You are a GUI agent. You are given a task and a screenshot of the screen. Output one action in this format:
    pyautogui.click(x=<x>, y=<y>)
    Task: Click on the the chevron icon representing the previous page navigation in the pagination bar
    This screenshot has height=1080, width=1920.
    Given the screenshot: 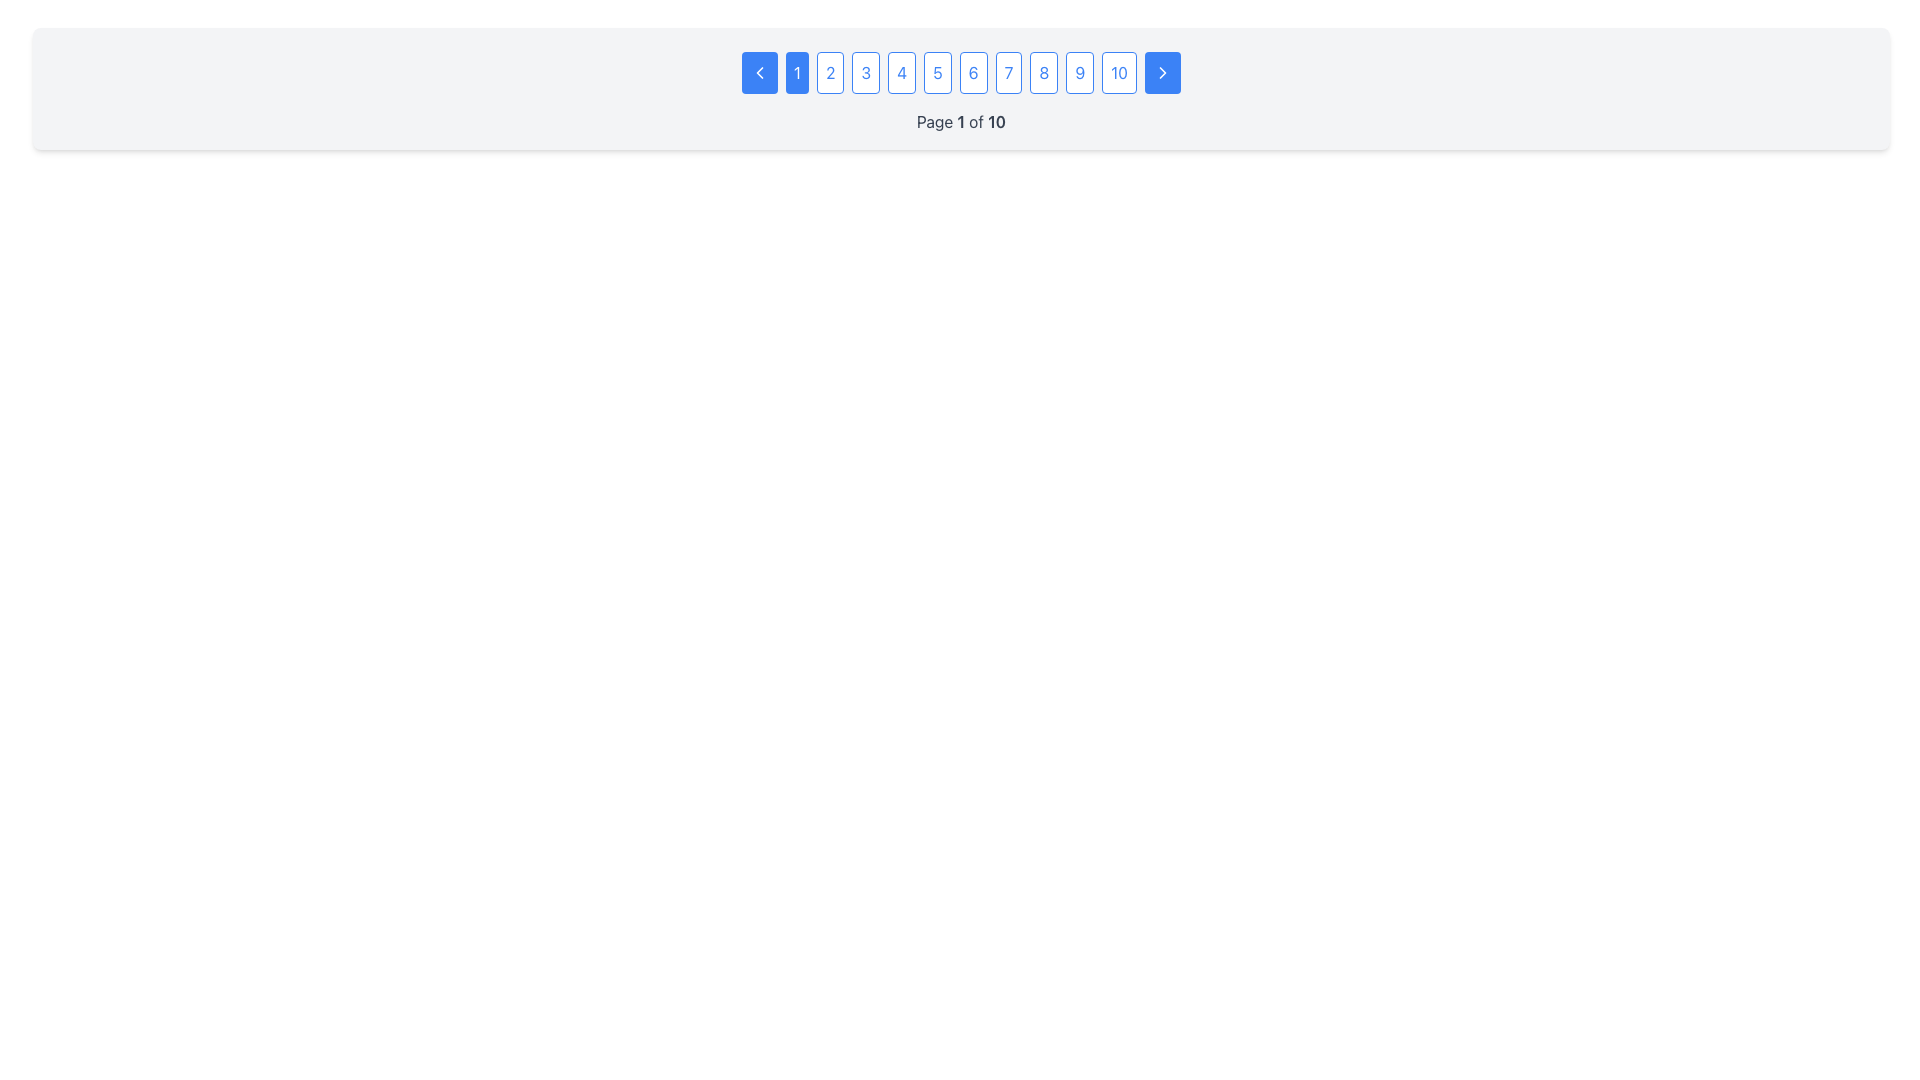 What is the action you would take?
    pyautogui.click(x=758, y=72)
    